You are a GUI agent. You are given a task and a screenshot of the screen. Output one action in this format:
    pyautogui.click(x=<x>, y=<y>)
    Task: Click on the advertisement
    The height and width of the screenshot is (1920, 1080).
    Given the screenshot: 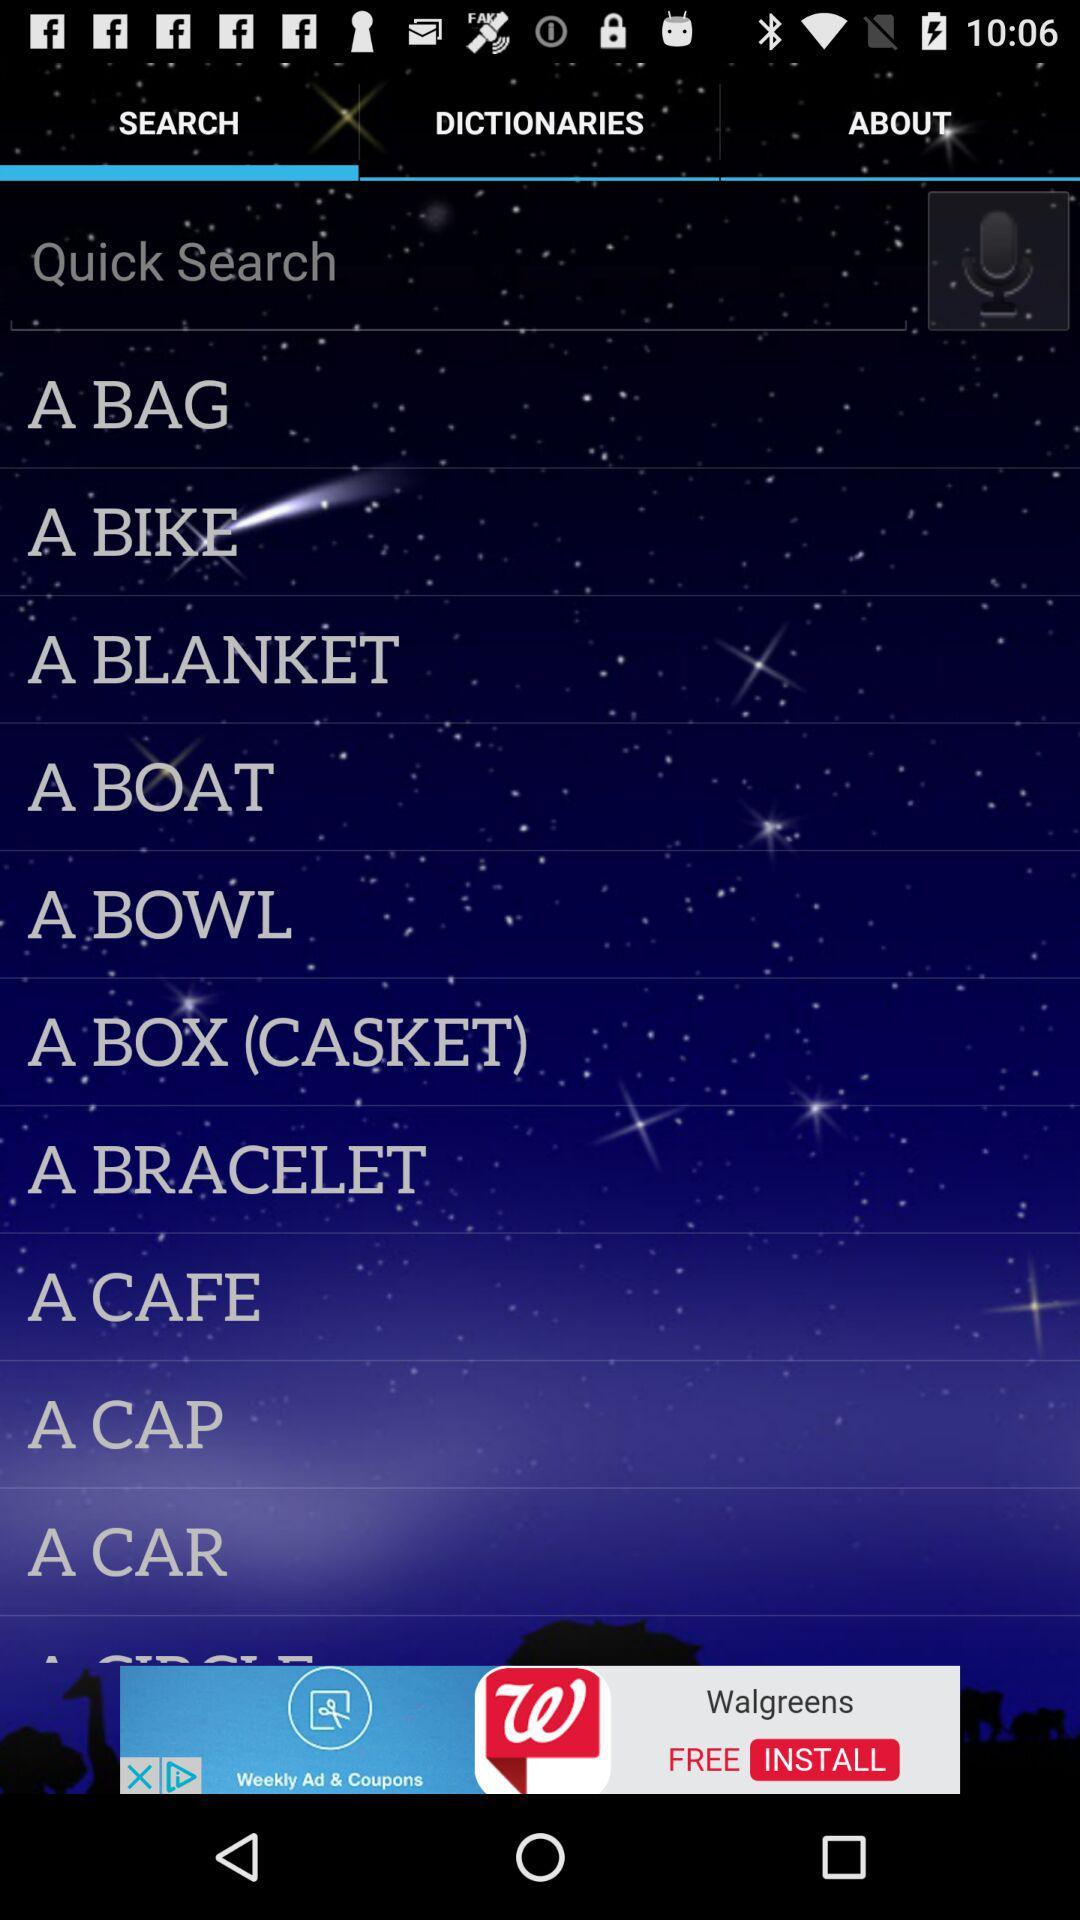 What is the action you would take?
    pyautogui.click(x=540, y=1727)
    